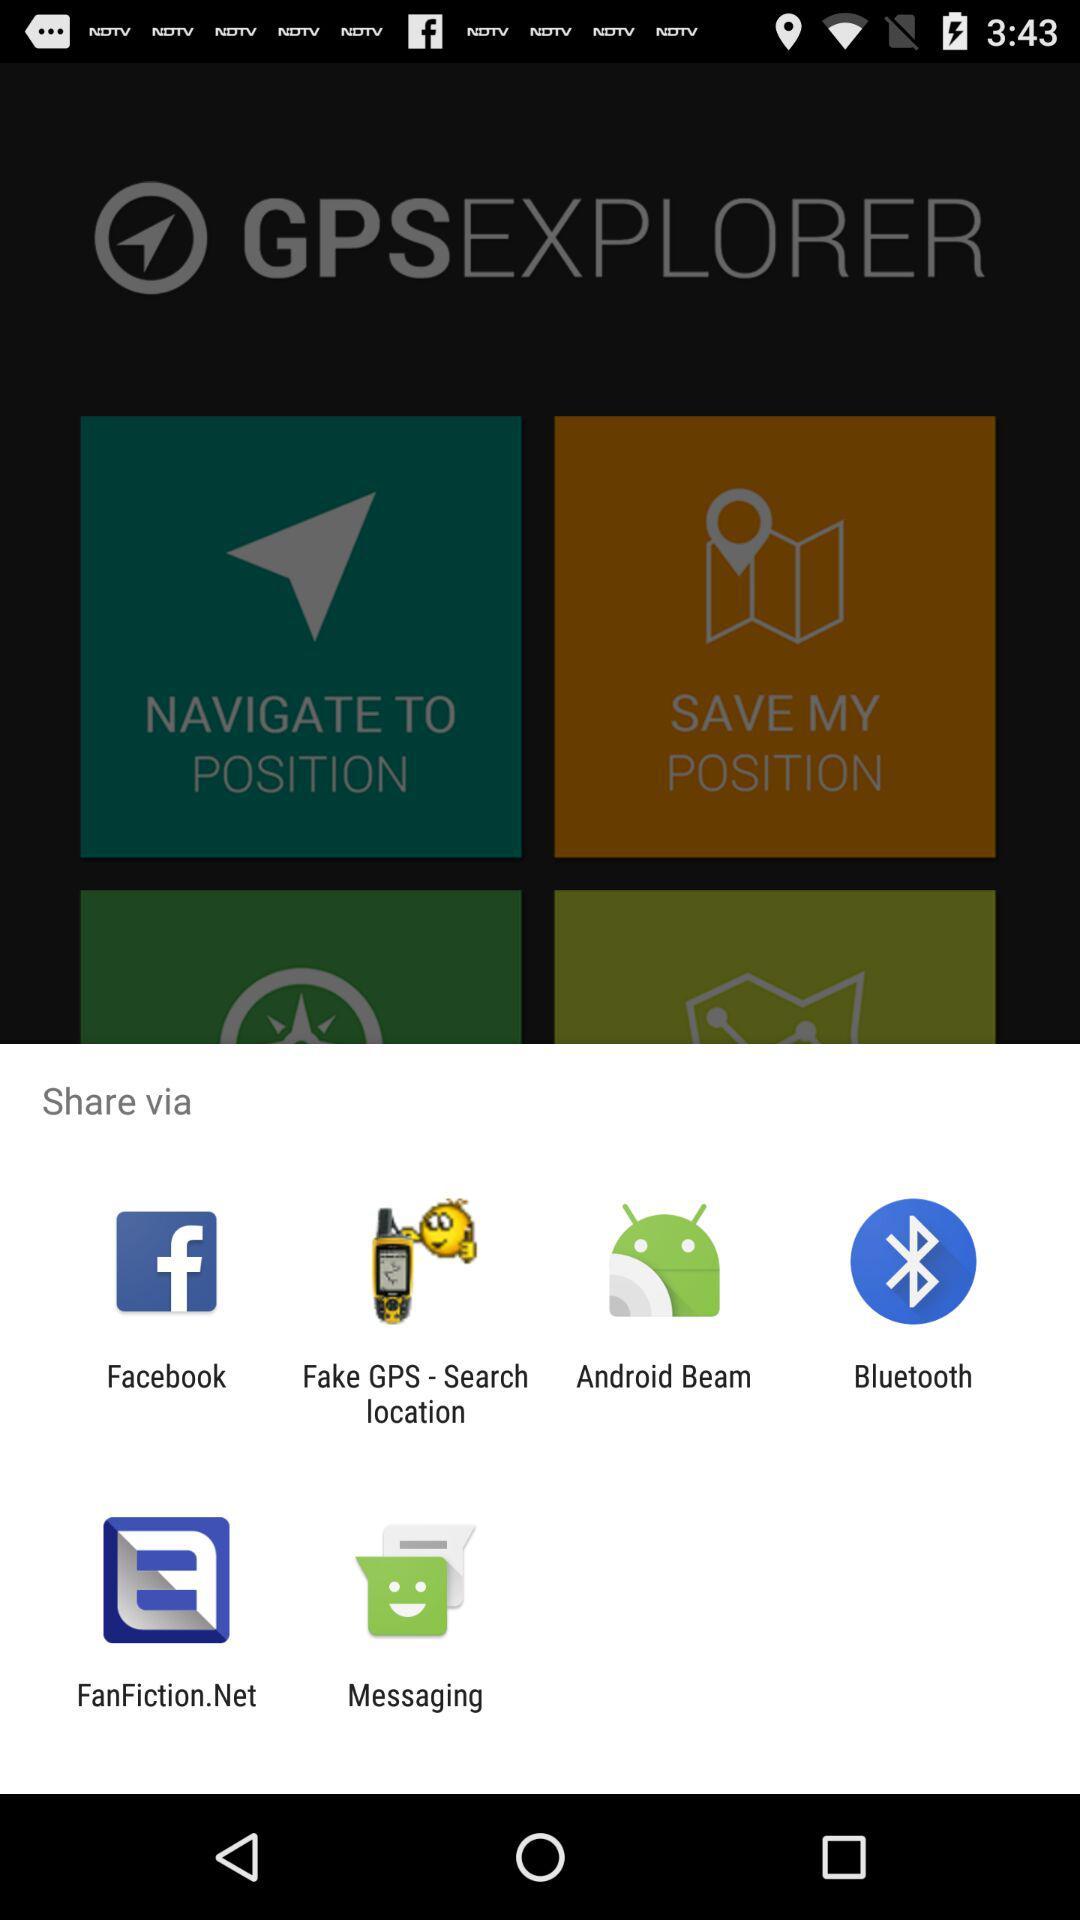  I want to click on the item next to facebook icon, so click(414, 1392).